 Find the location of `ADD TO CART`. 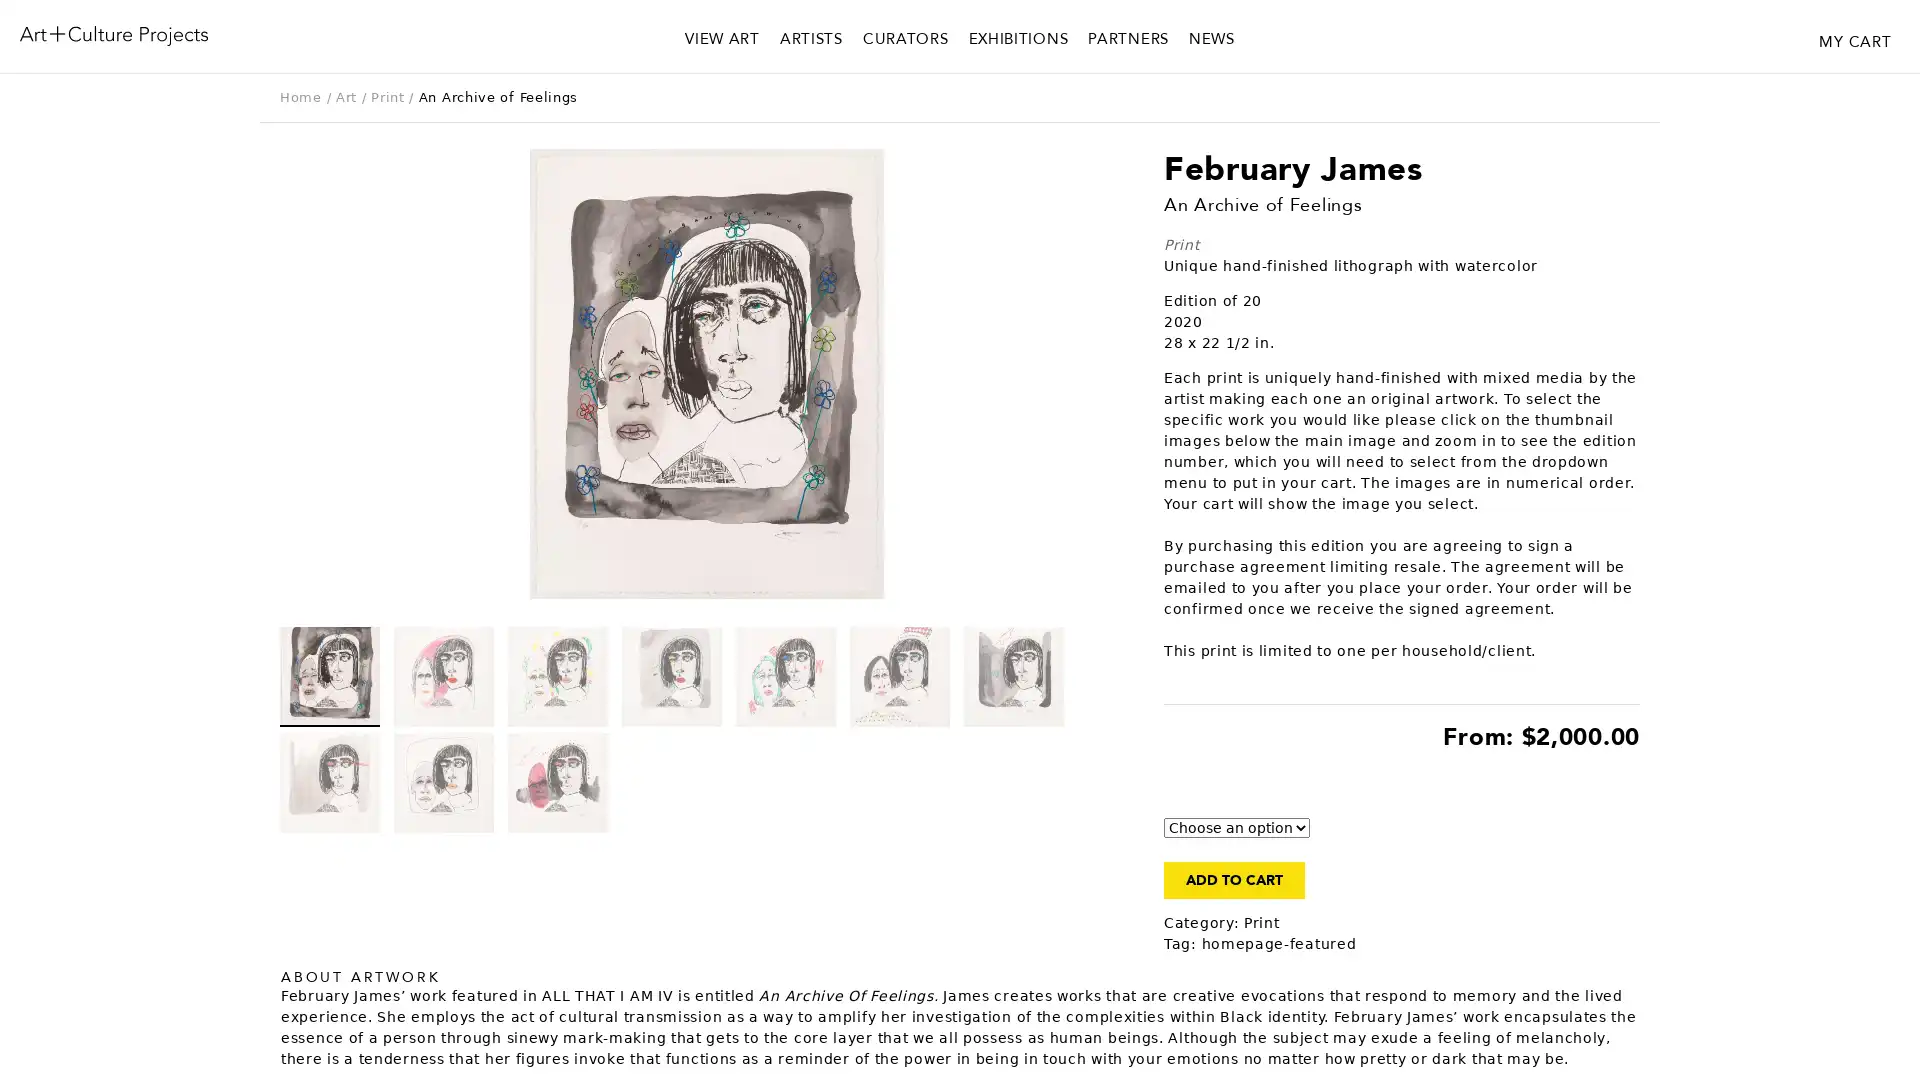

ADD TO CART is located at coordinates (1233, 879).